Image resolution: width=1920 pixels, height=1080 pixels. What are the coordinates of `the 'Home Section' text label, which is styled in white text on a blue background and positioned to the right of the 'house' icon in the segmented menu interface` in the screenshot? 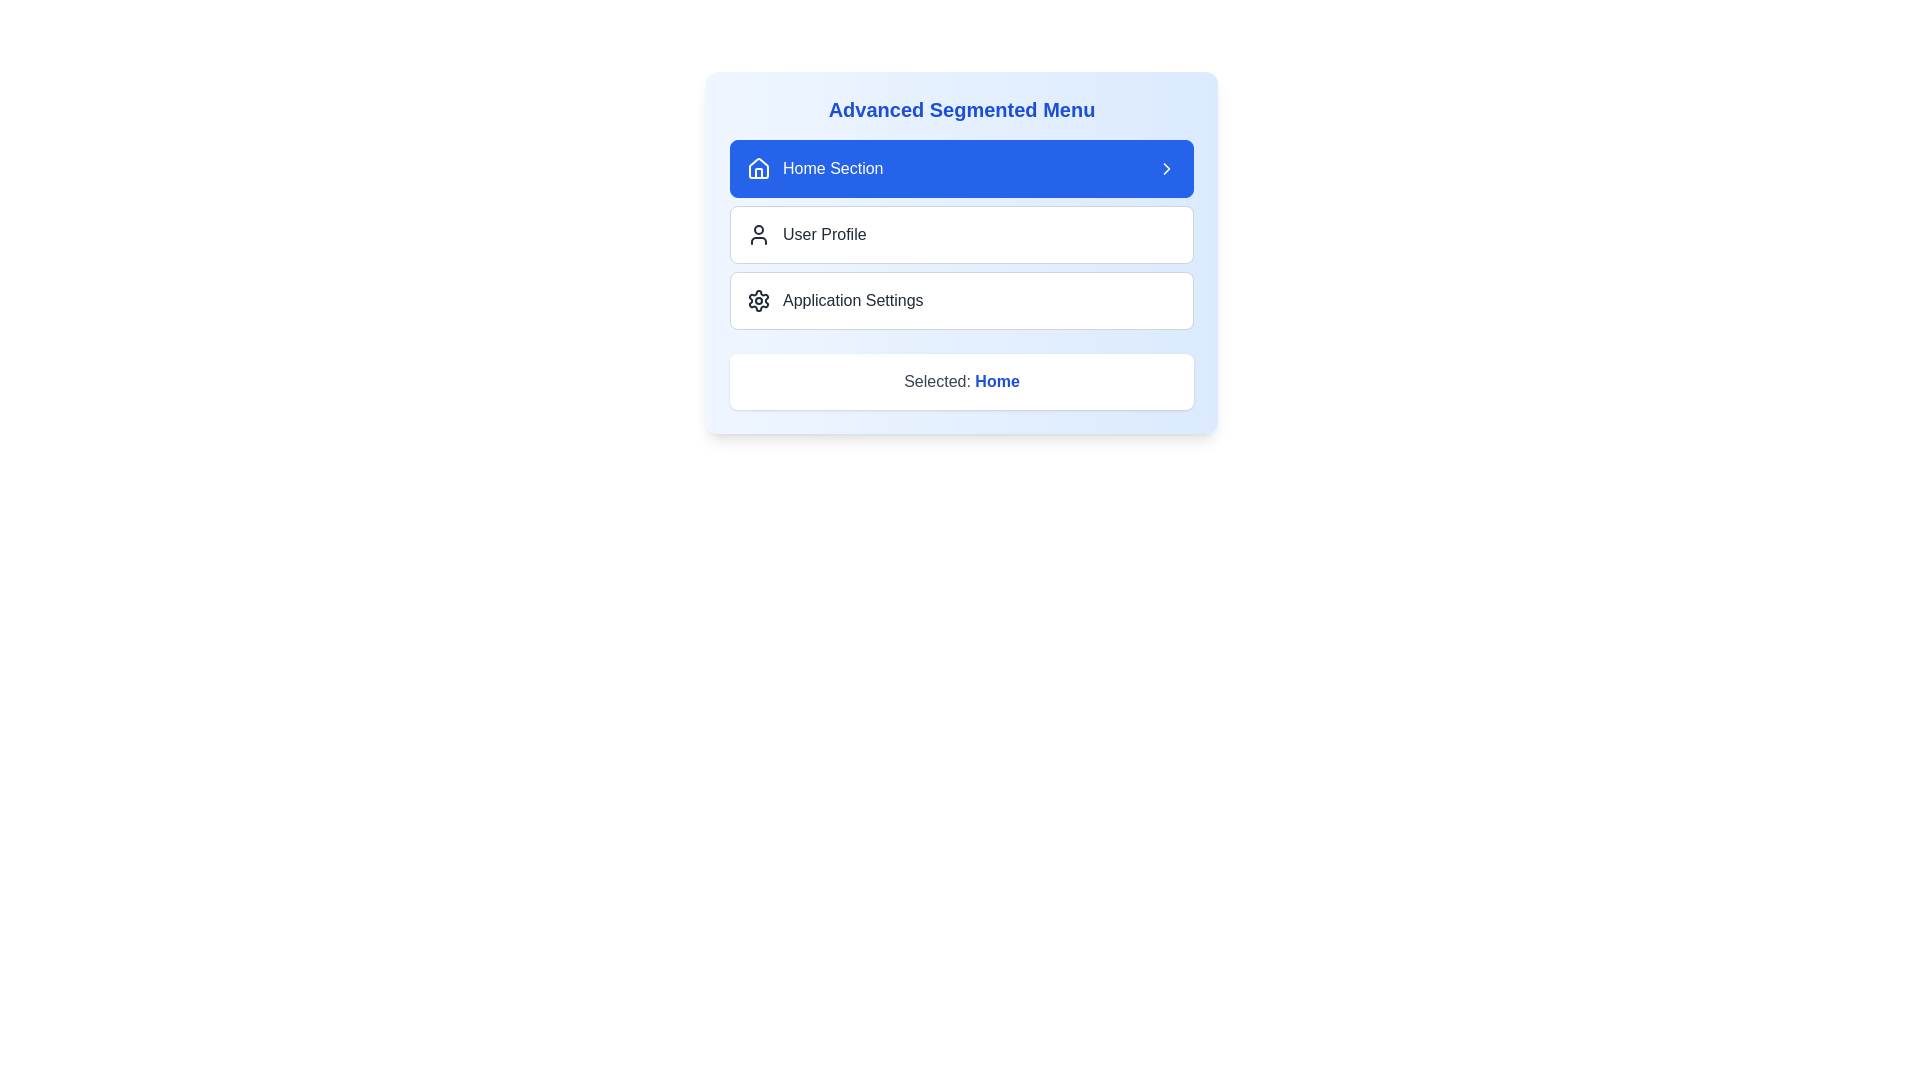 It's located at (833, 168).